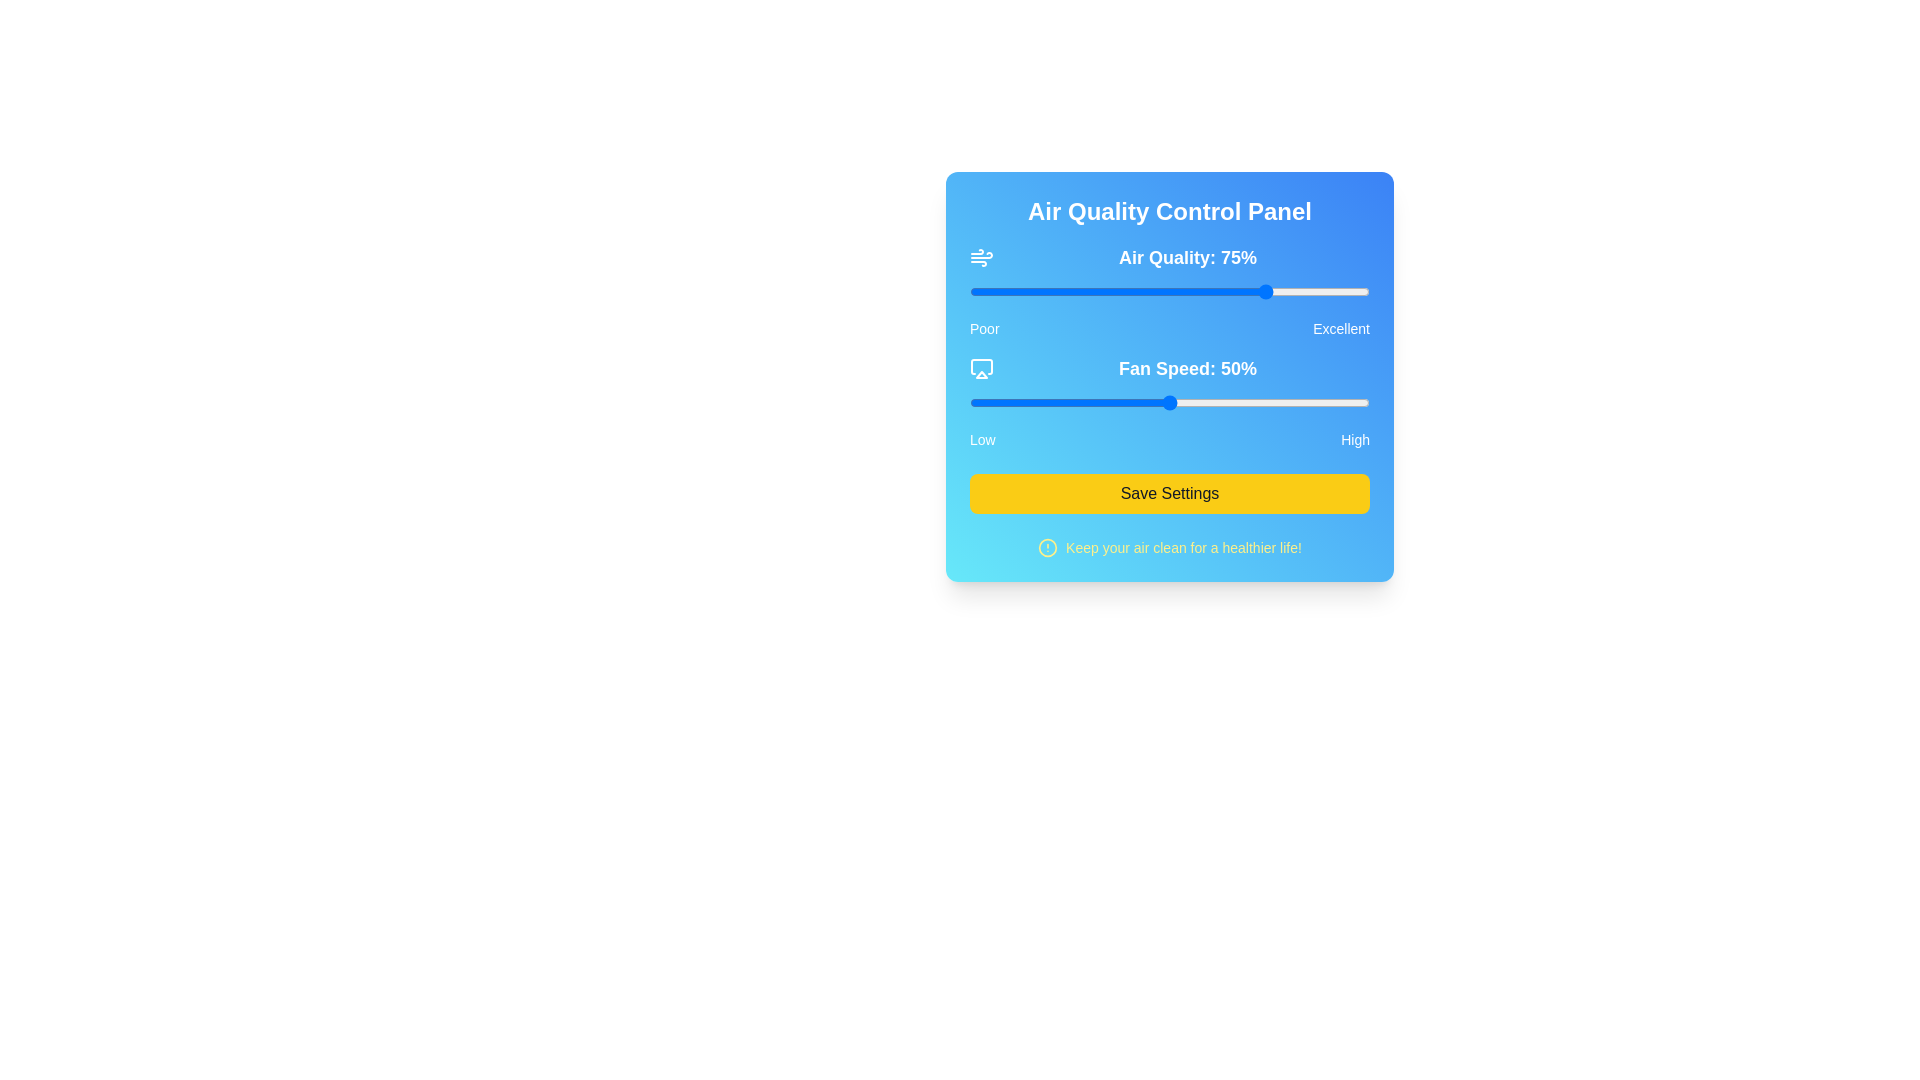 The image size is (1920, 1080). What do you see at coordinates (982, 438) in the screenshot?
I see `the label indicating the low end of the range, located at the left edge of the section labeled 'Low-High', positioned to the left of the 'High' label` at bounding box center [982, 438].